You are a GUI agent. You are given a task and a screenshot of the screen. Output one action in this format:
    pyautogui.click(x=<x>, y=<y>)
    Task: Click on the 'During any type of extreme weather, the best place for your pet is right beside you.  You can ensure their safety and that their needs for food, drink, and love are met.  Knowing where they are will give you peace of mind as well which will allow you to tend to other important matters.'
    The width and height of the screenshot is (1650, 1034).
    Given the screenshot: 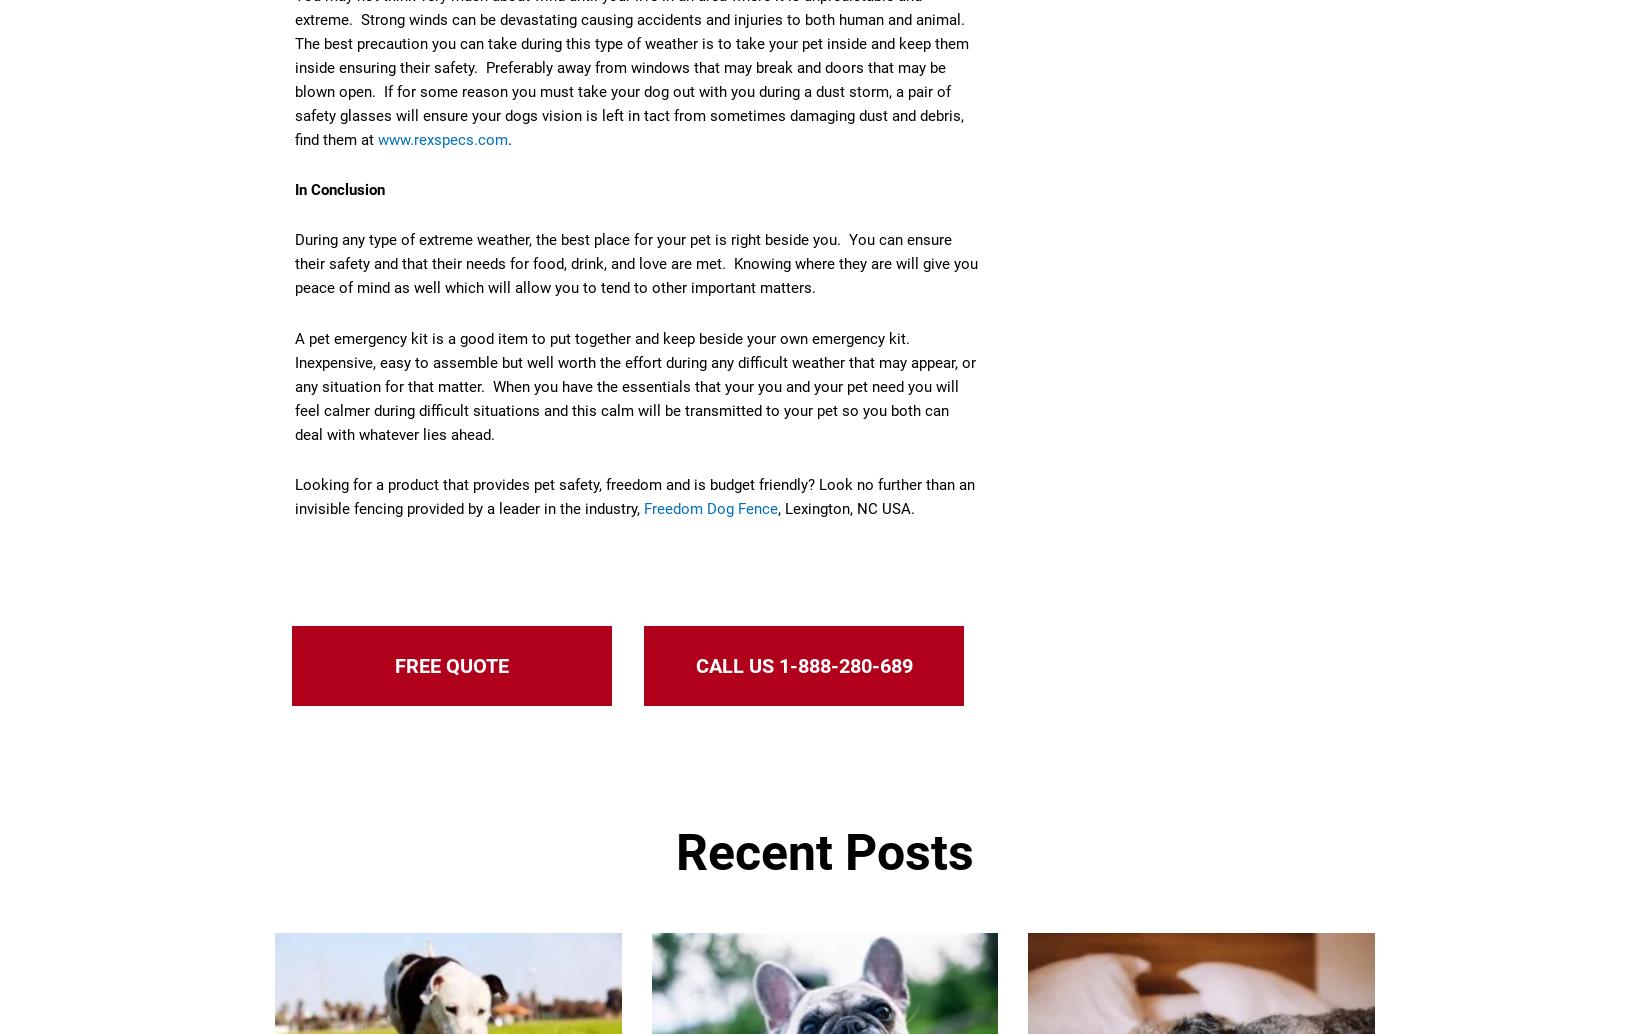 What is the action you would take?
    pyautogui.click(x=635, y=262)
    